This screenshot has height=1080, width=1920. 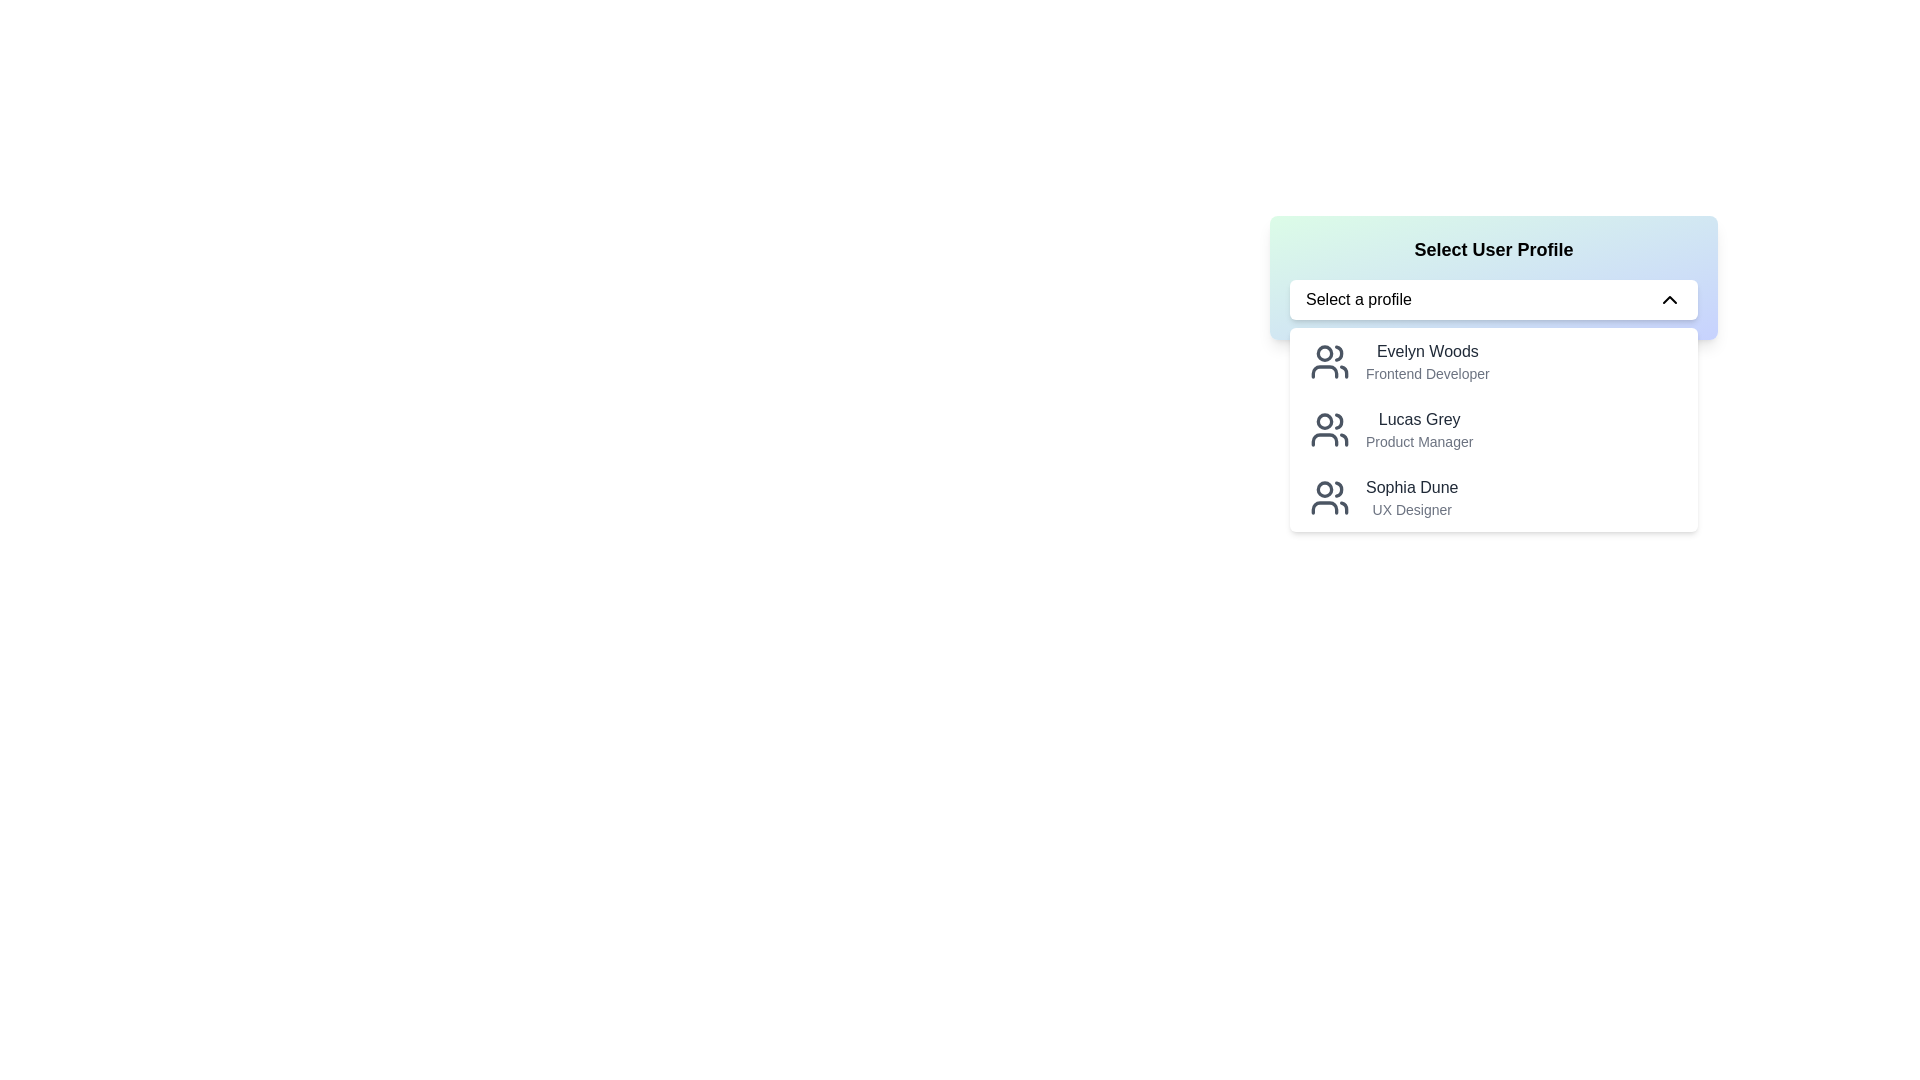 I want to click on the dropdown list option representing 'Lucas Grey' with the title 'Product Manager', so click(x=1493, y=428).